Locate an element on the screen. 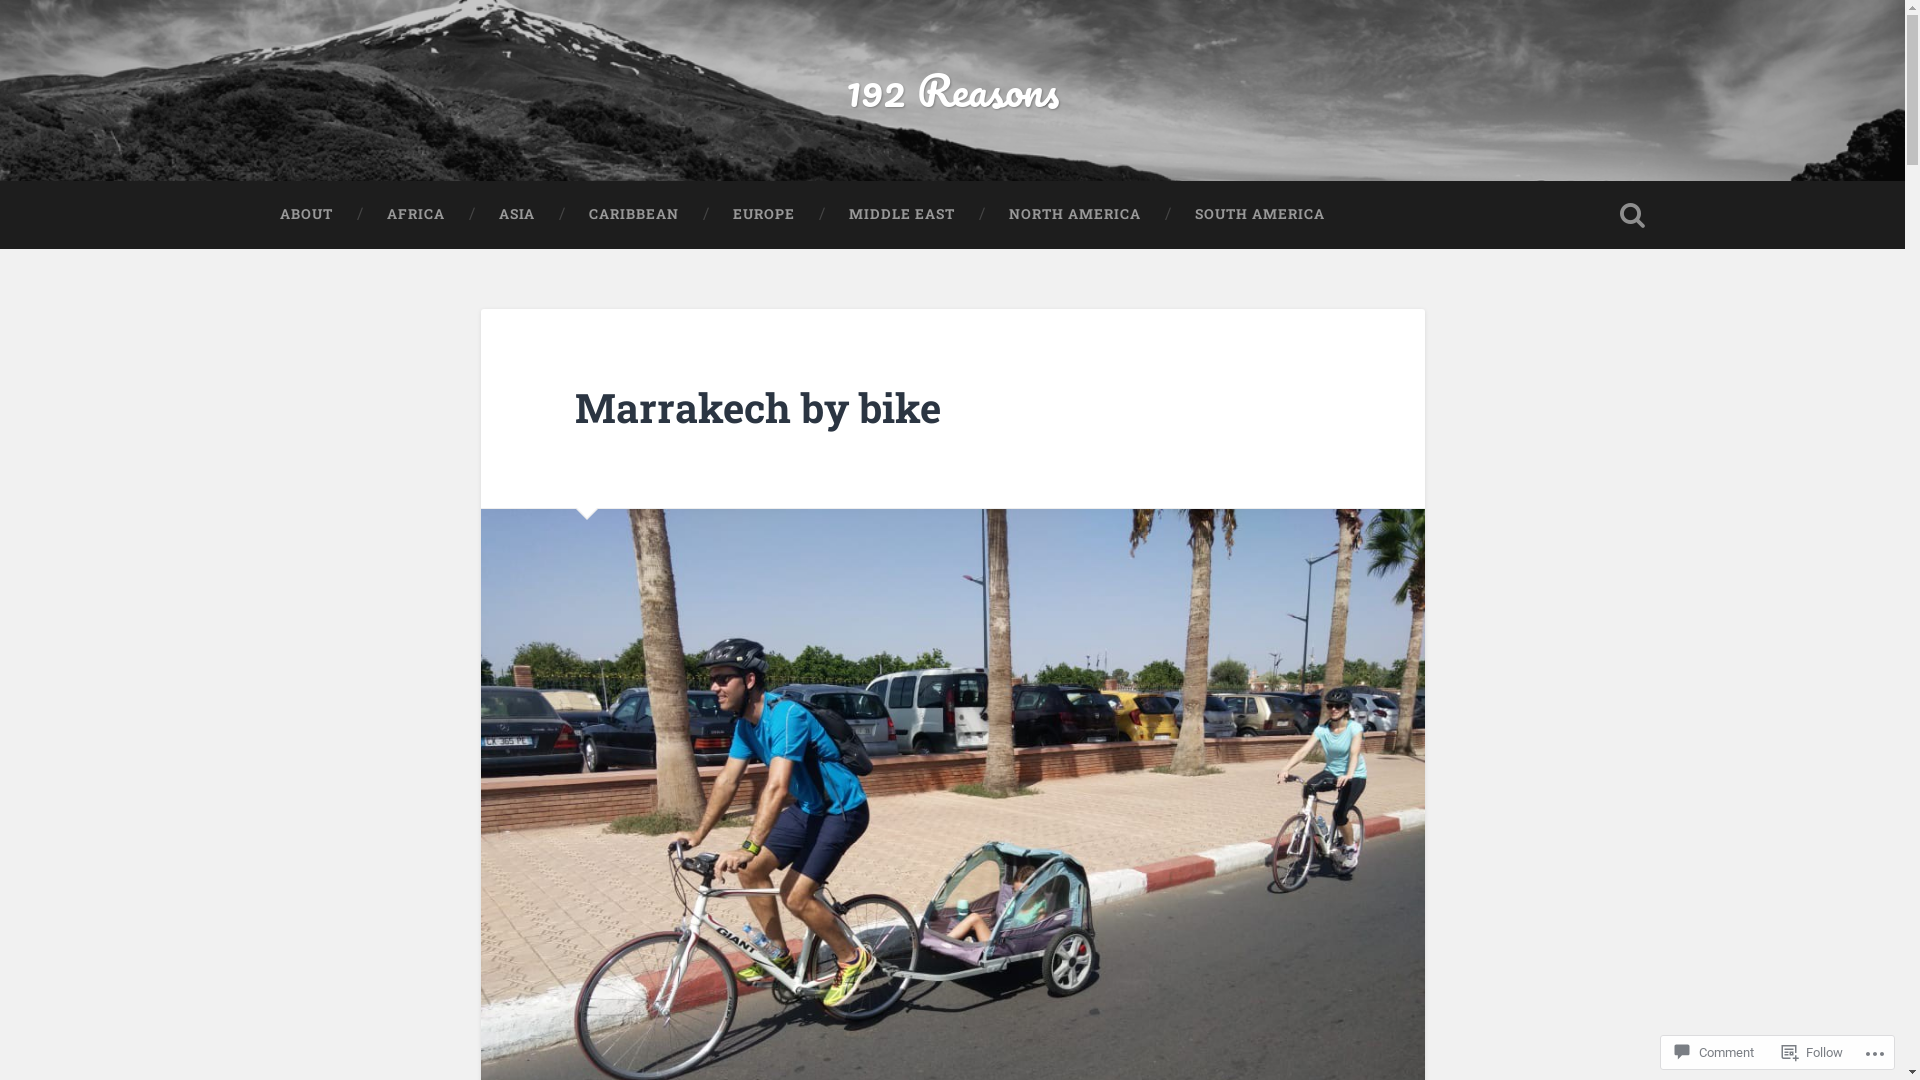 The height and width of the screenshot is (1080, 1920). 'ABOUT' is located at coordinates (251, 213).